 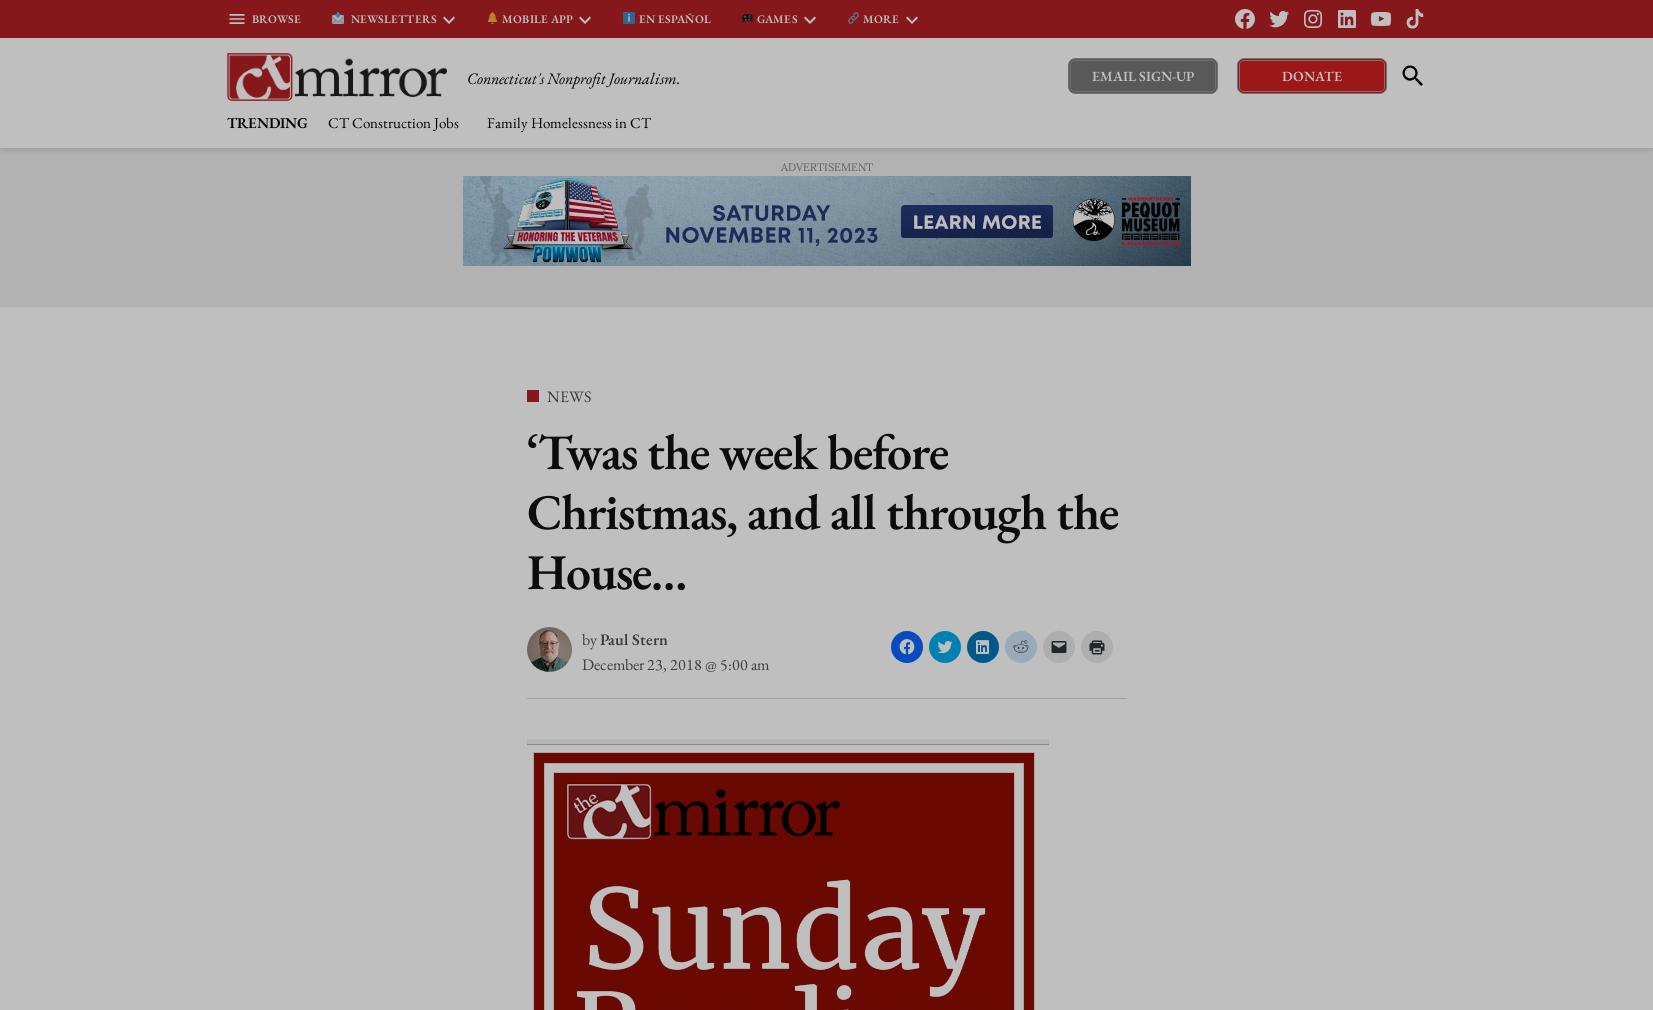 What do you see at coordinates (1491, 131) in the screenshot?
I see `'Oldest'` at bounding box center [1491, 131].